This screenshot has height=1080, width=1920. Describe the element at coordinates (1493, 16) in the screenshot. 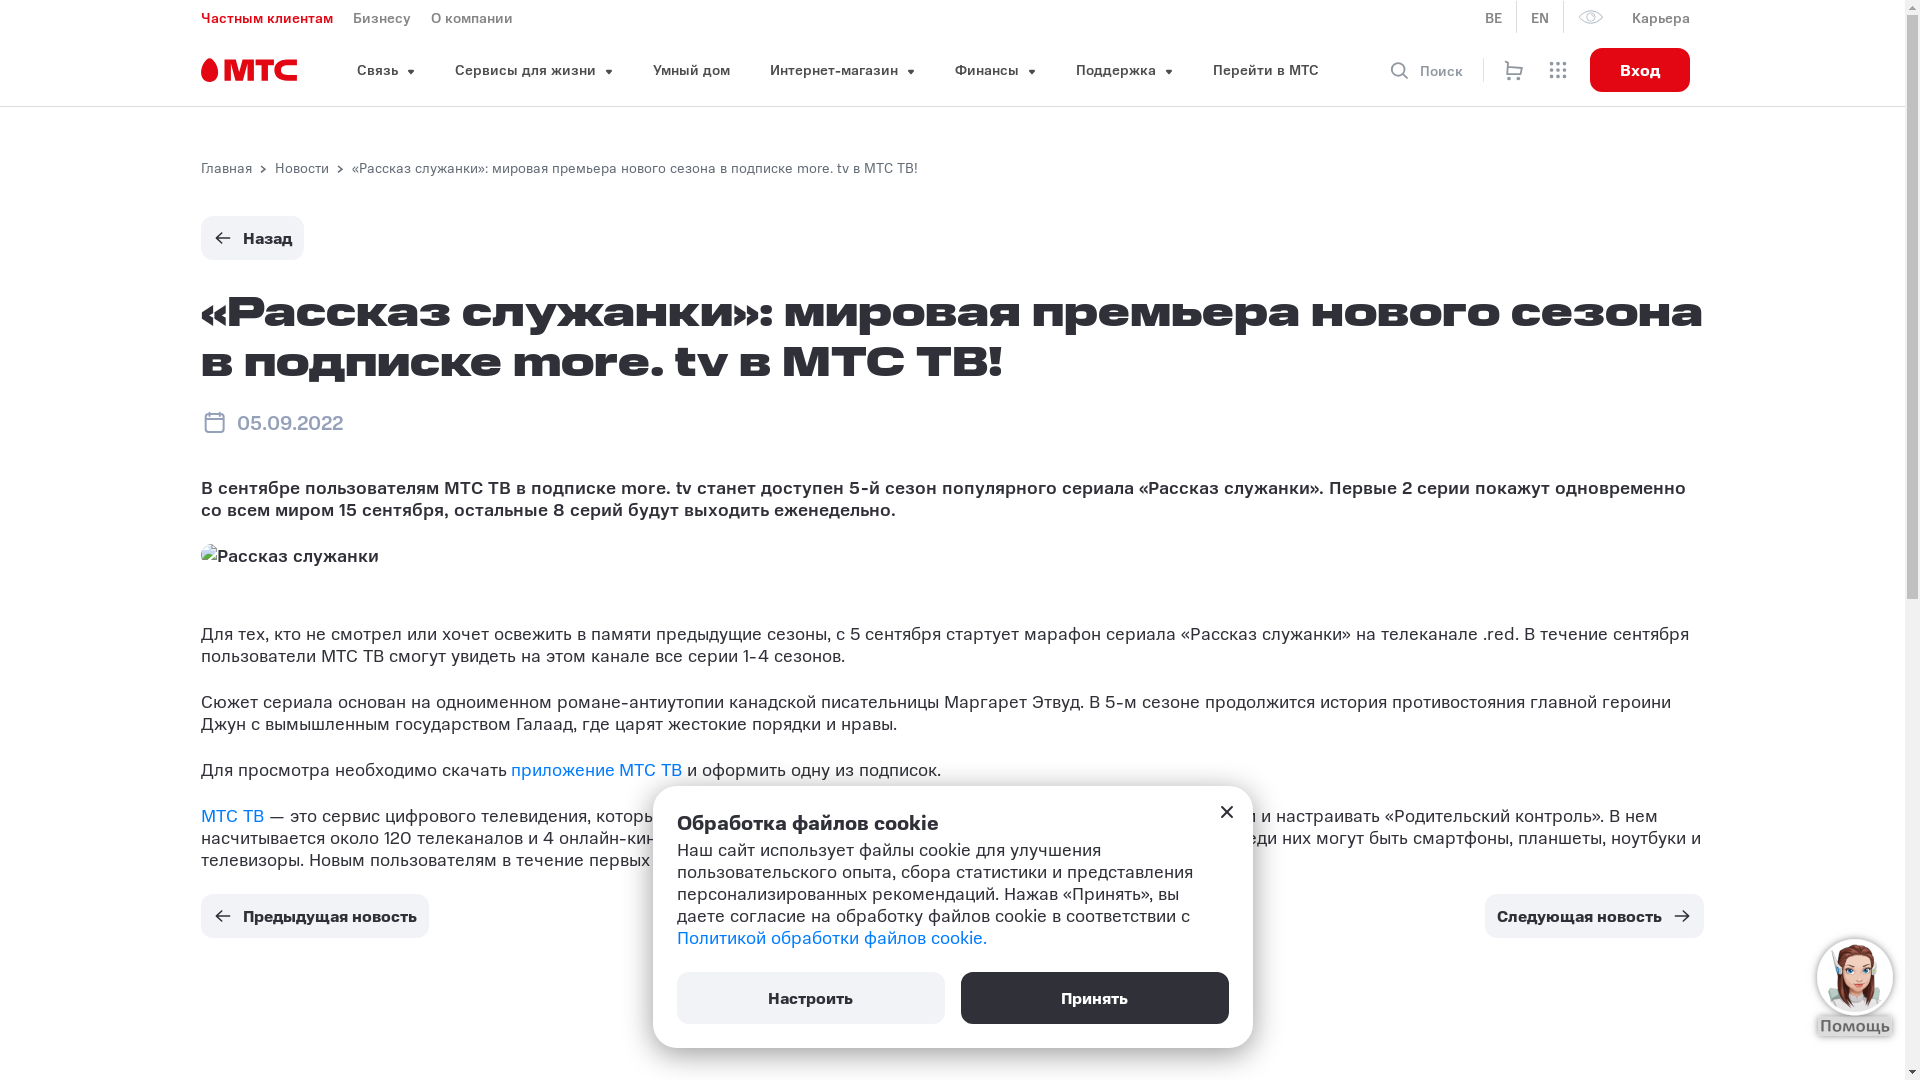

I see `'BE'` at that location.